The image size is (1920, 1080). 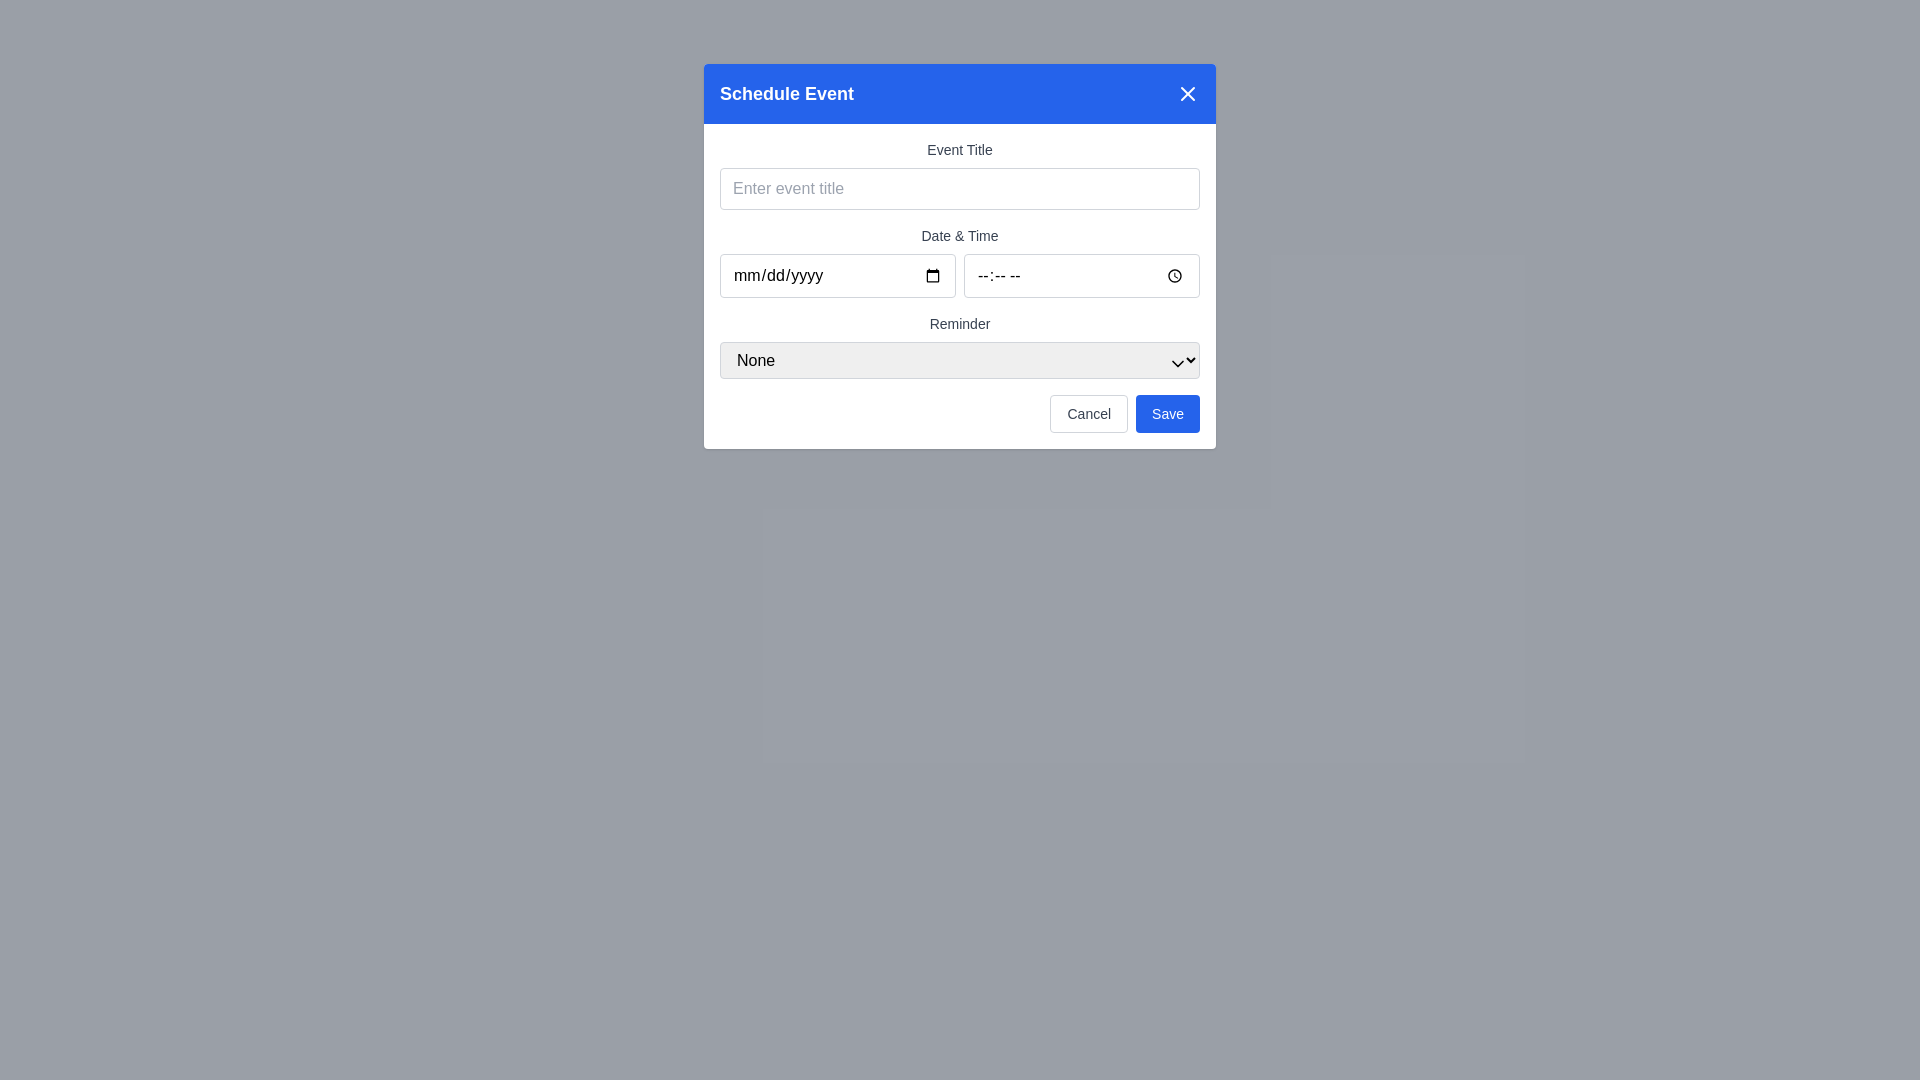 What do you see at coordinates (838, 276) in the screenshot?
I see `the Date Input Field located on the left side of the Date & Time section, which allows users to input a date` at bounding box center [838, 276].